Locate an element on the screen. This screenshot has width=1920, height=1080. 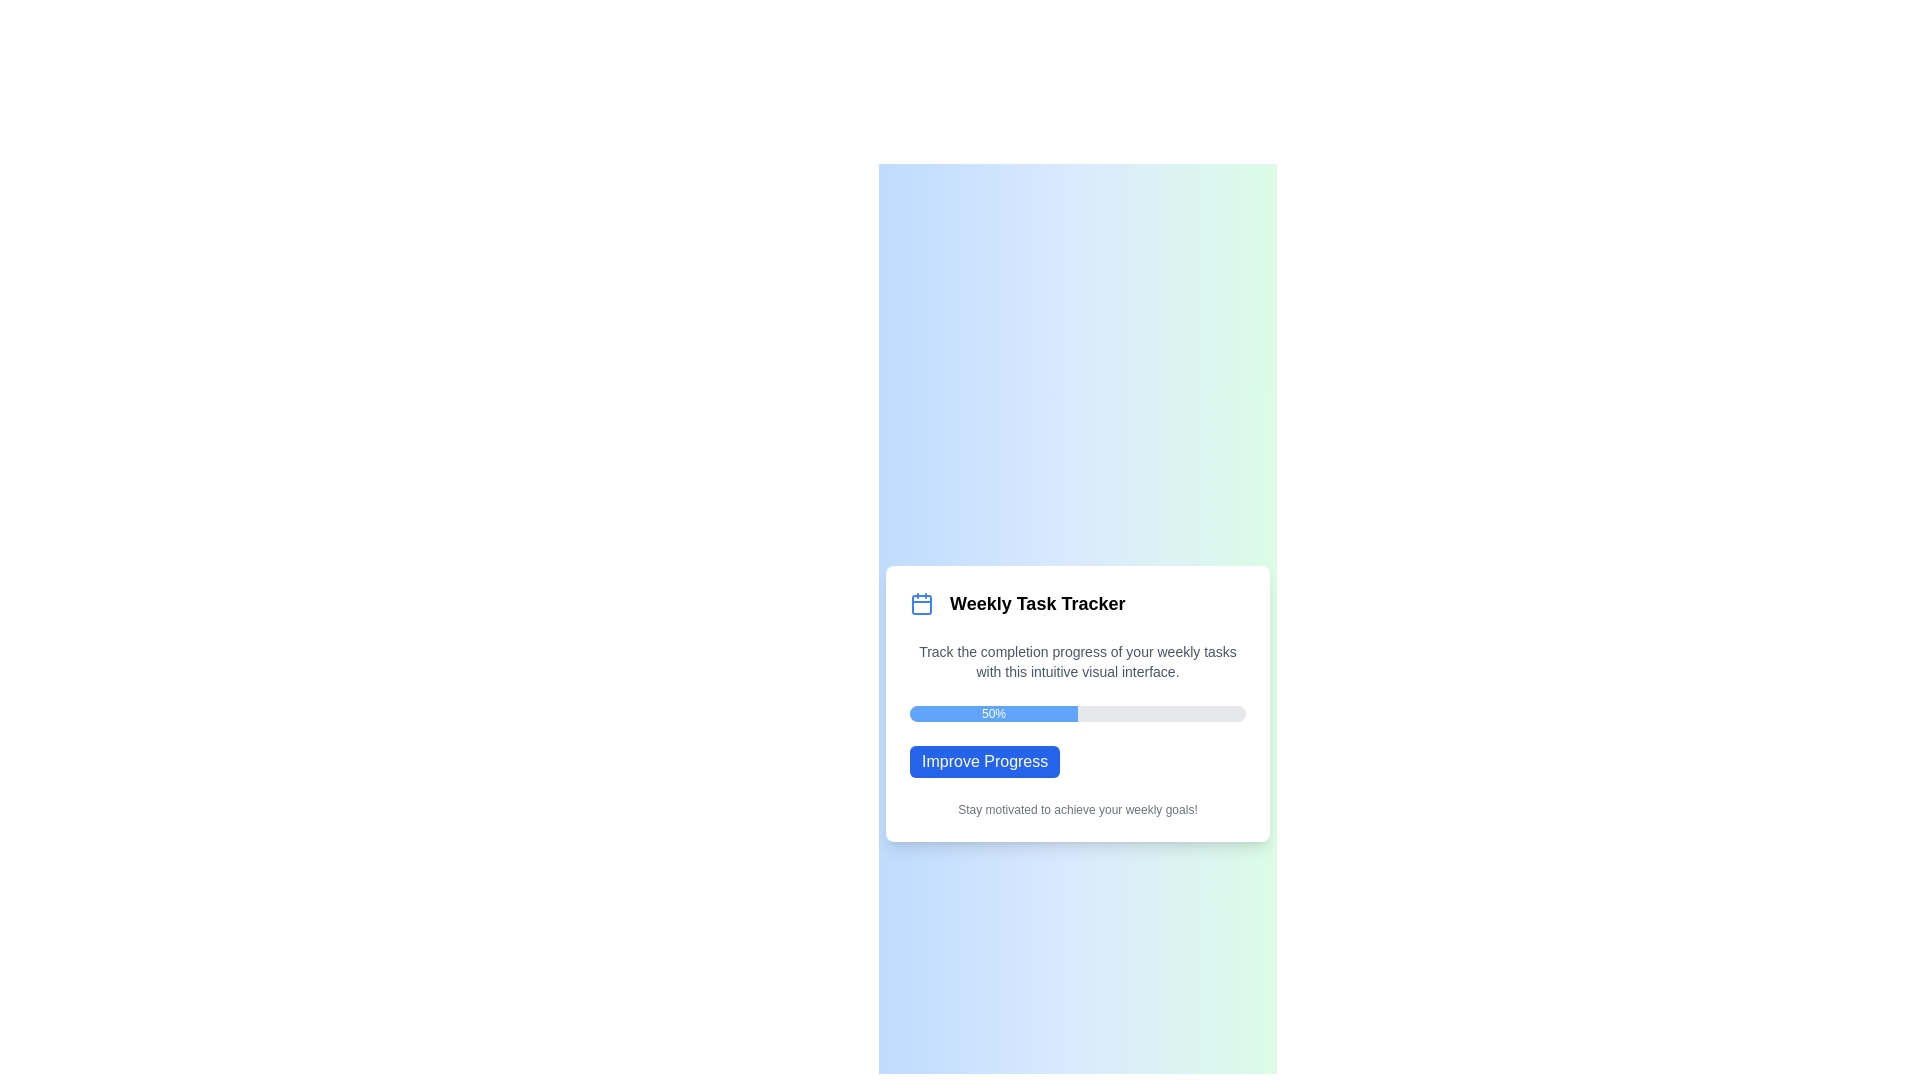
the informational text block located beneath the title of 'Weekly Task Tracker', which serves to provide context regarding the functionality of the tracker is located at coordinates (1077, 662).